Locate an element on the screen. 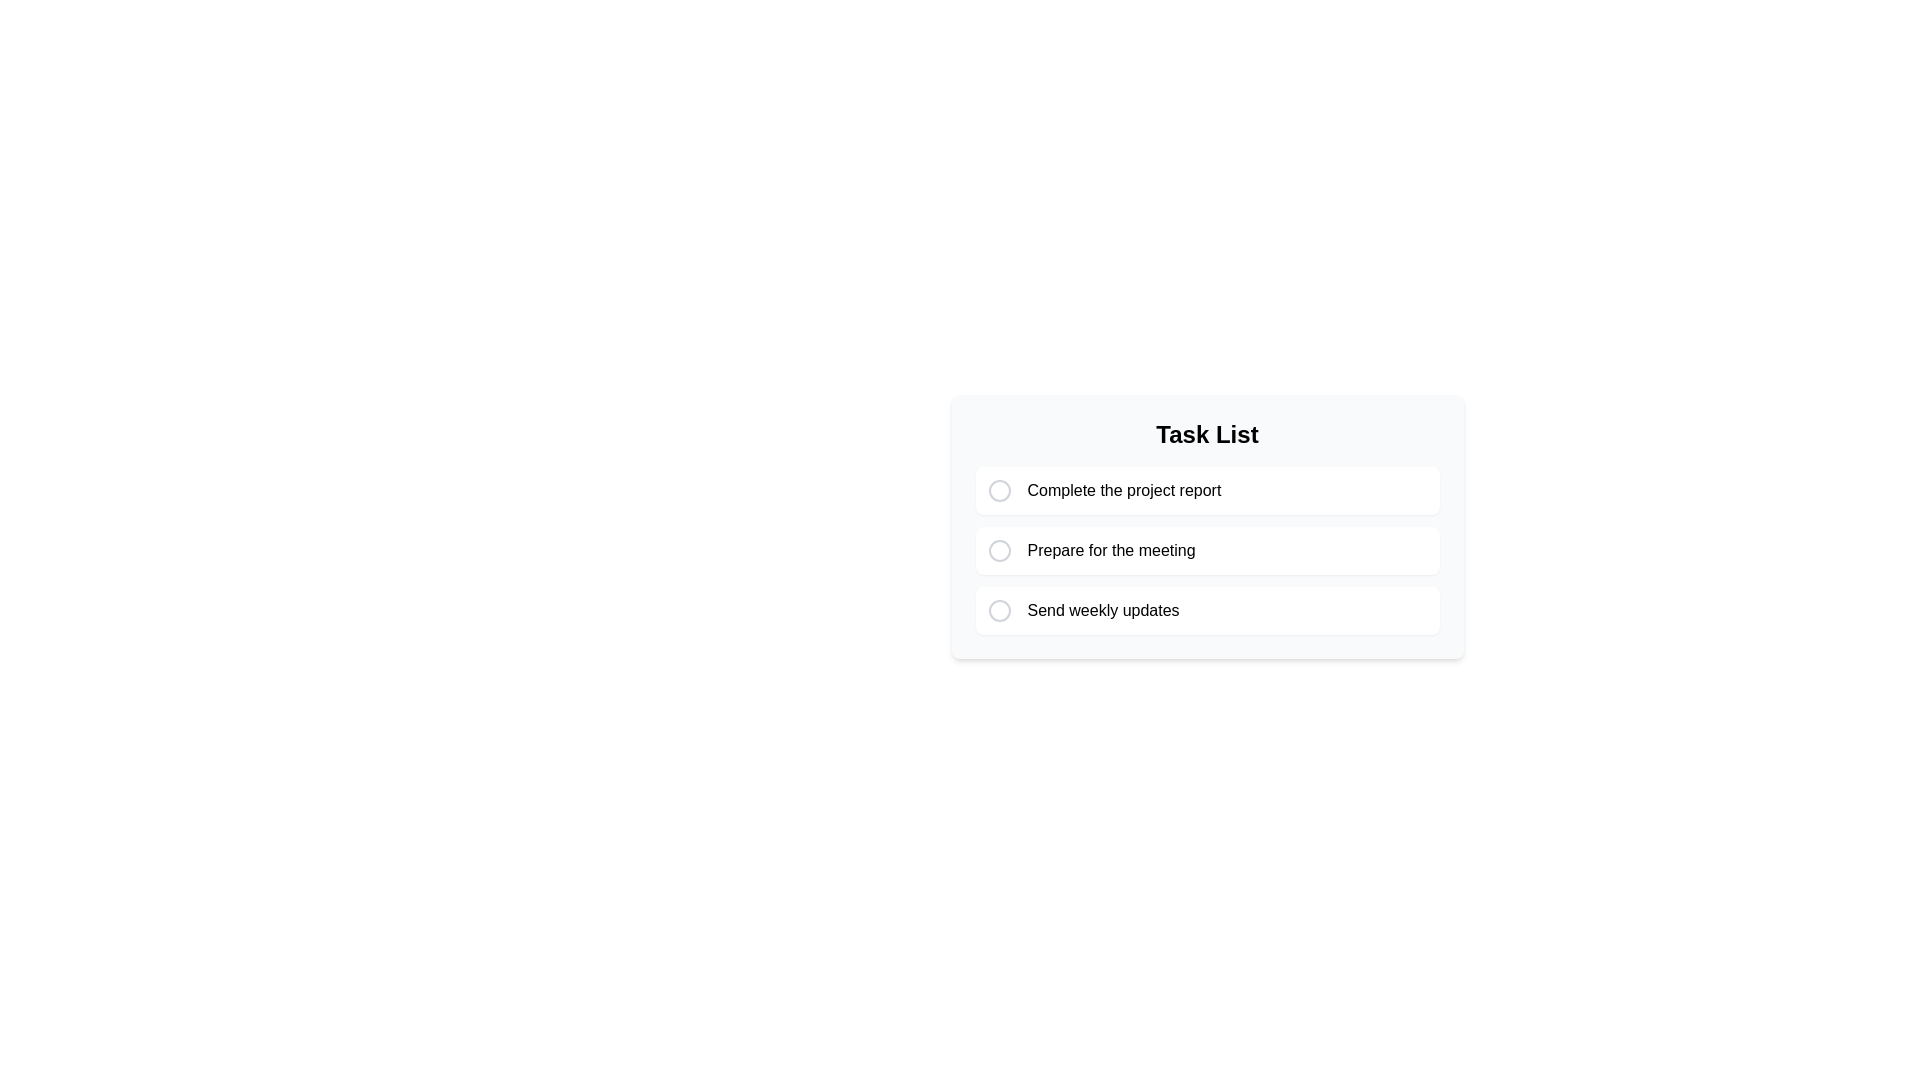 The height and width of the screenshot is (1080, 1920). the circular Checkbox indicator located to the left of the task description 'Complete the project report' in the task list interface is located at coordinates (999, 490).